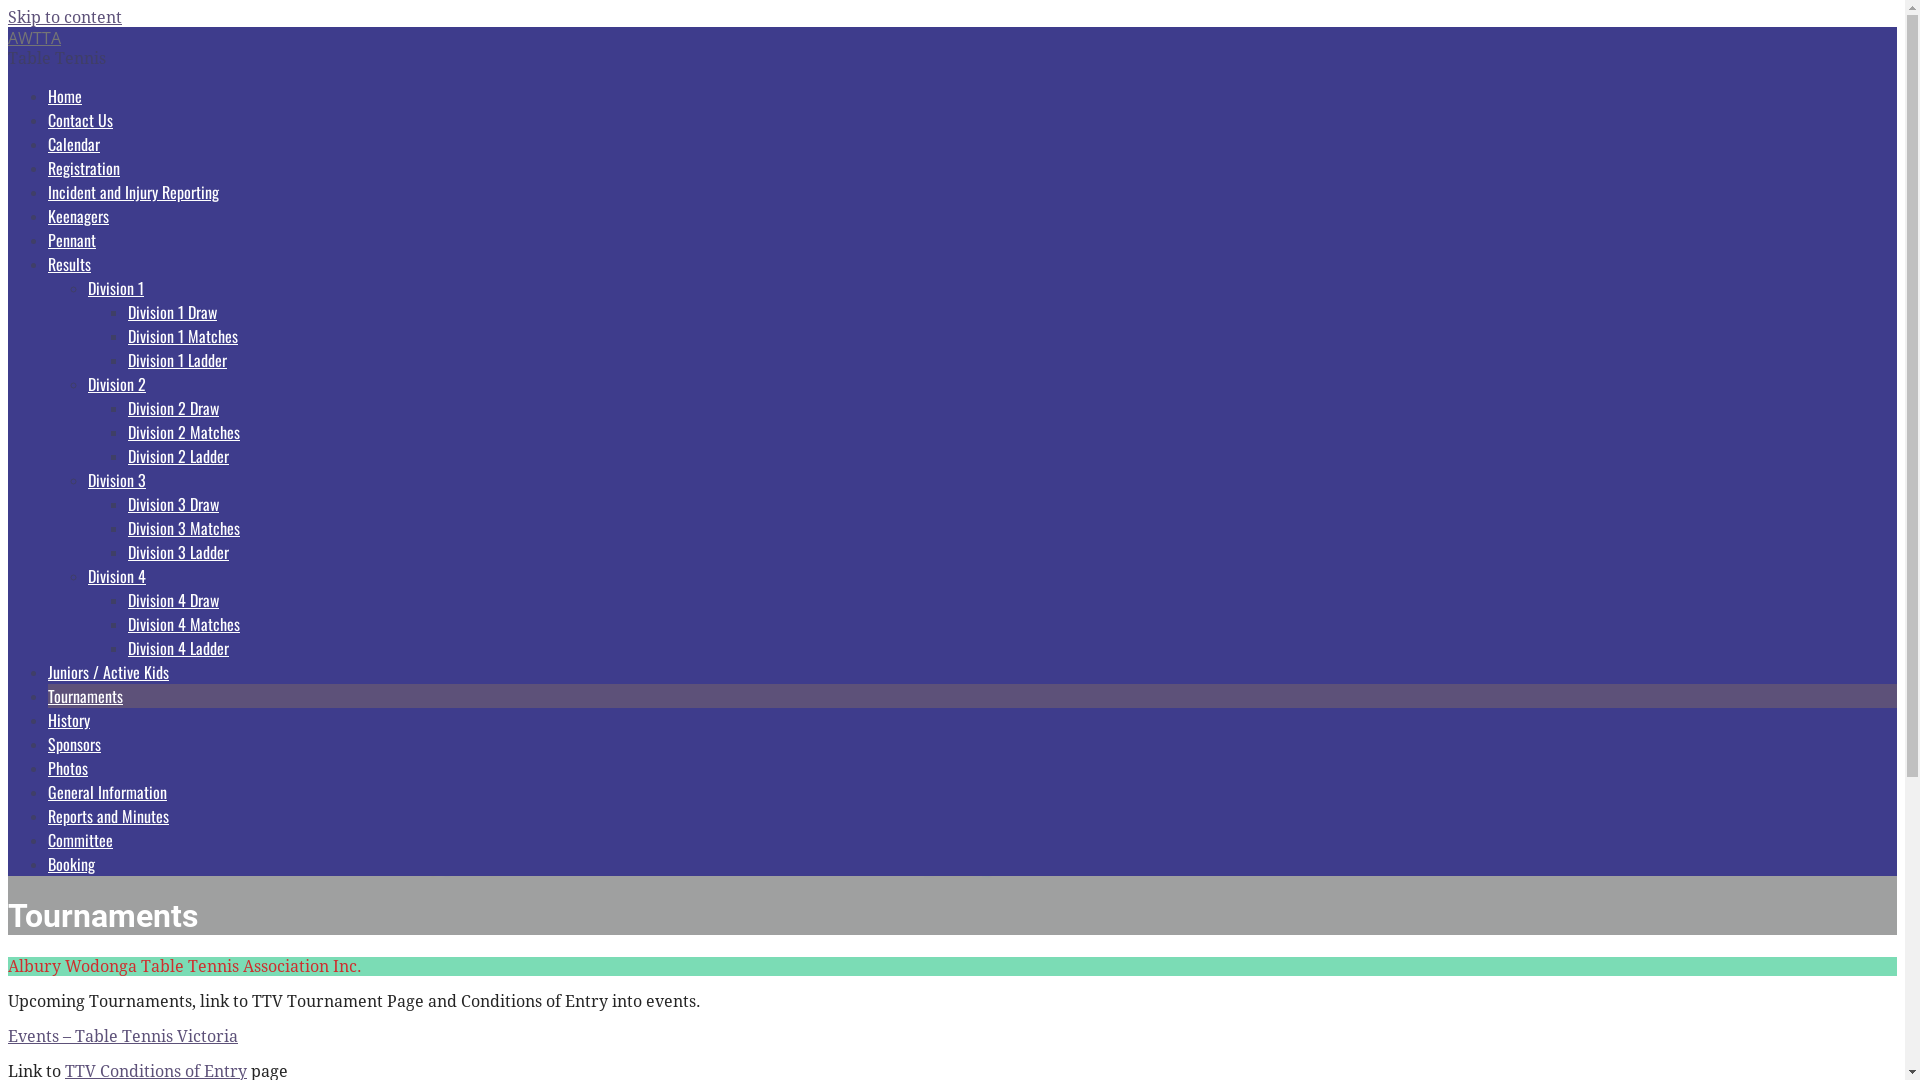  What do you see at coordinates (73, 142) in the screenshot?
I see `'Calendar'` at bounding box center [73, 142].